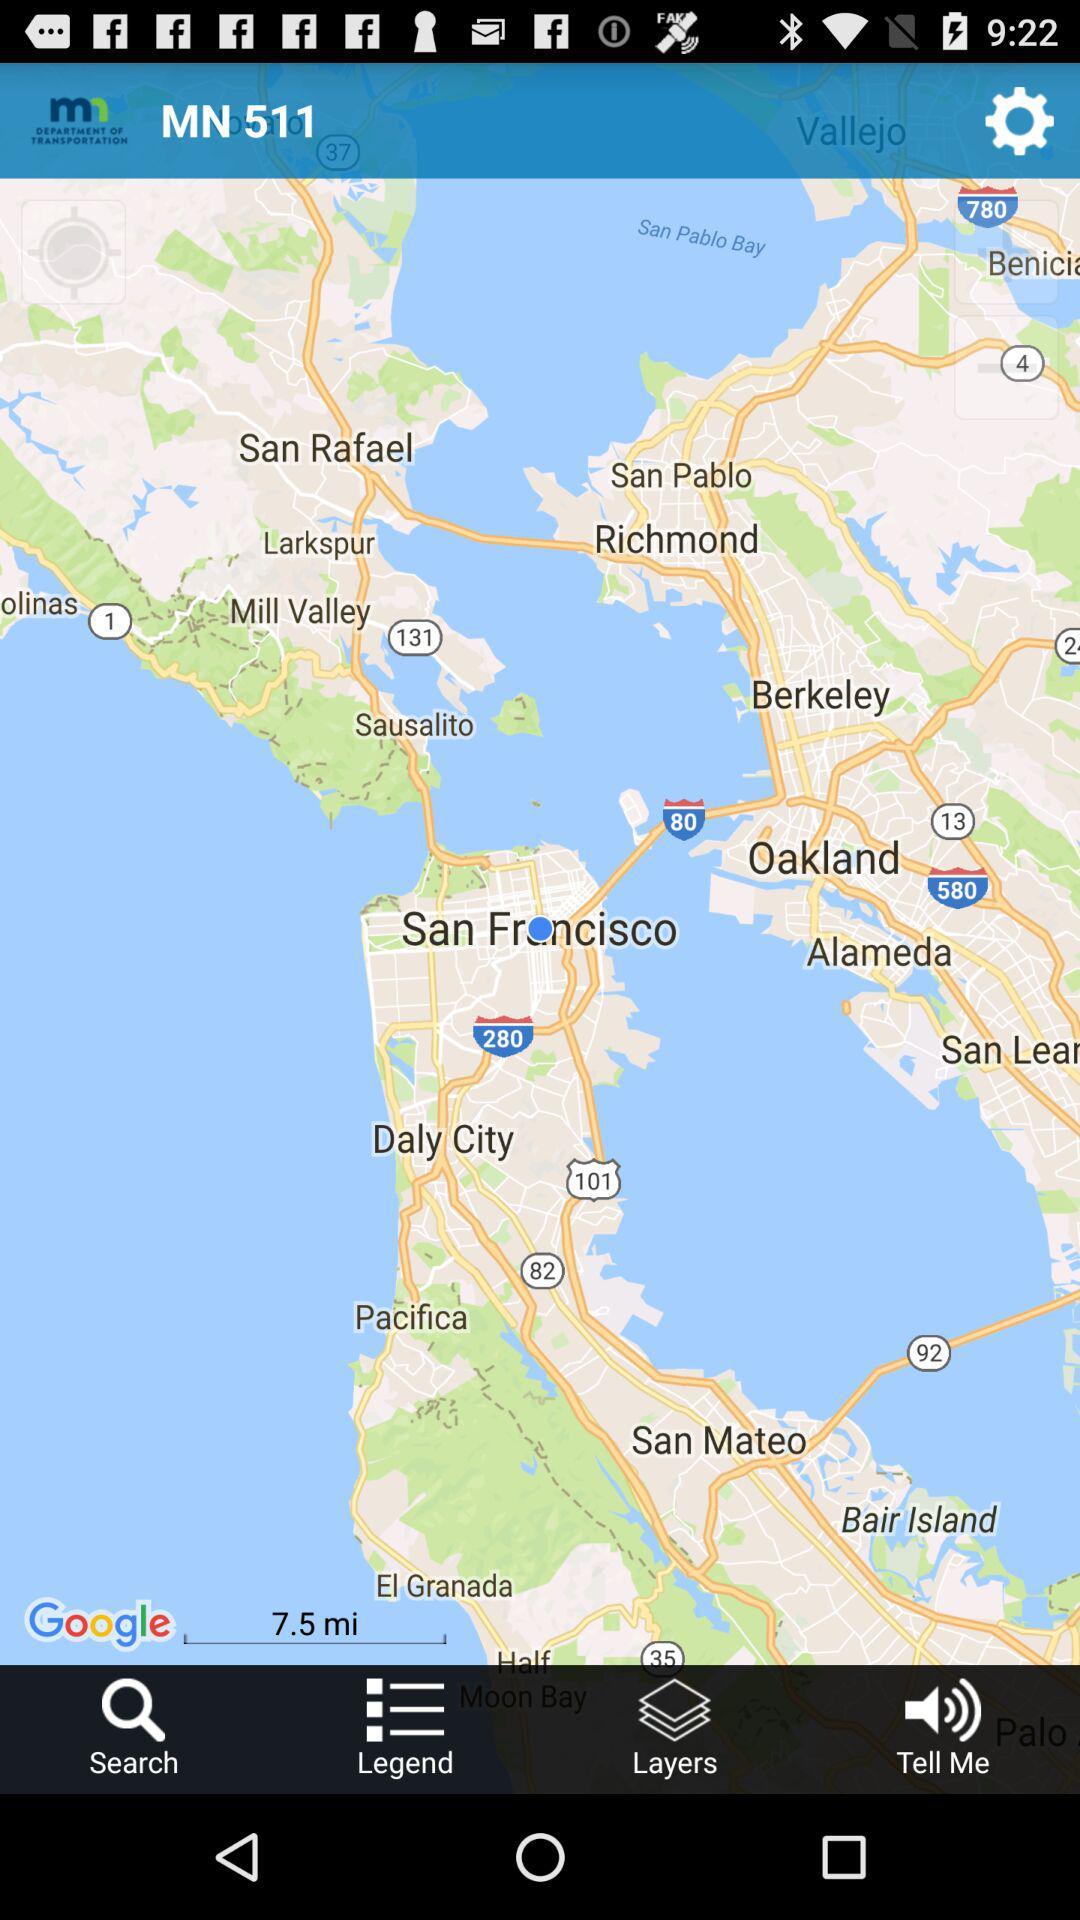  I want to click on the item at the center, so click(540, 927).